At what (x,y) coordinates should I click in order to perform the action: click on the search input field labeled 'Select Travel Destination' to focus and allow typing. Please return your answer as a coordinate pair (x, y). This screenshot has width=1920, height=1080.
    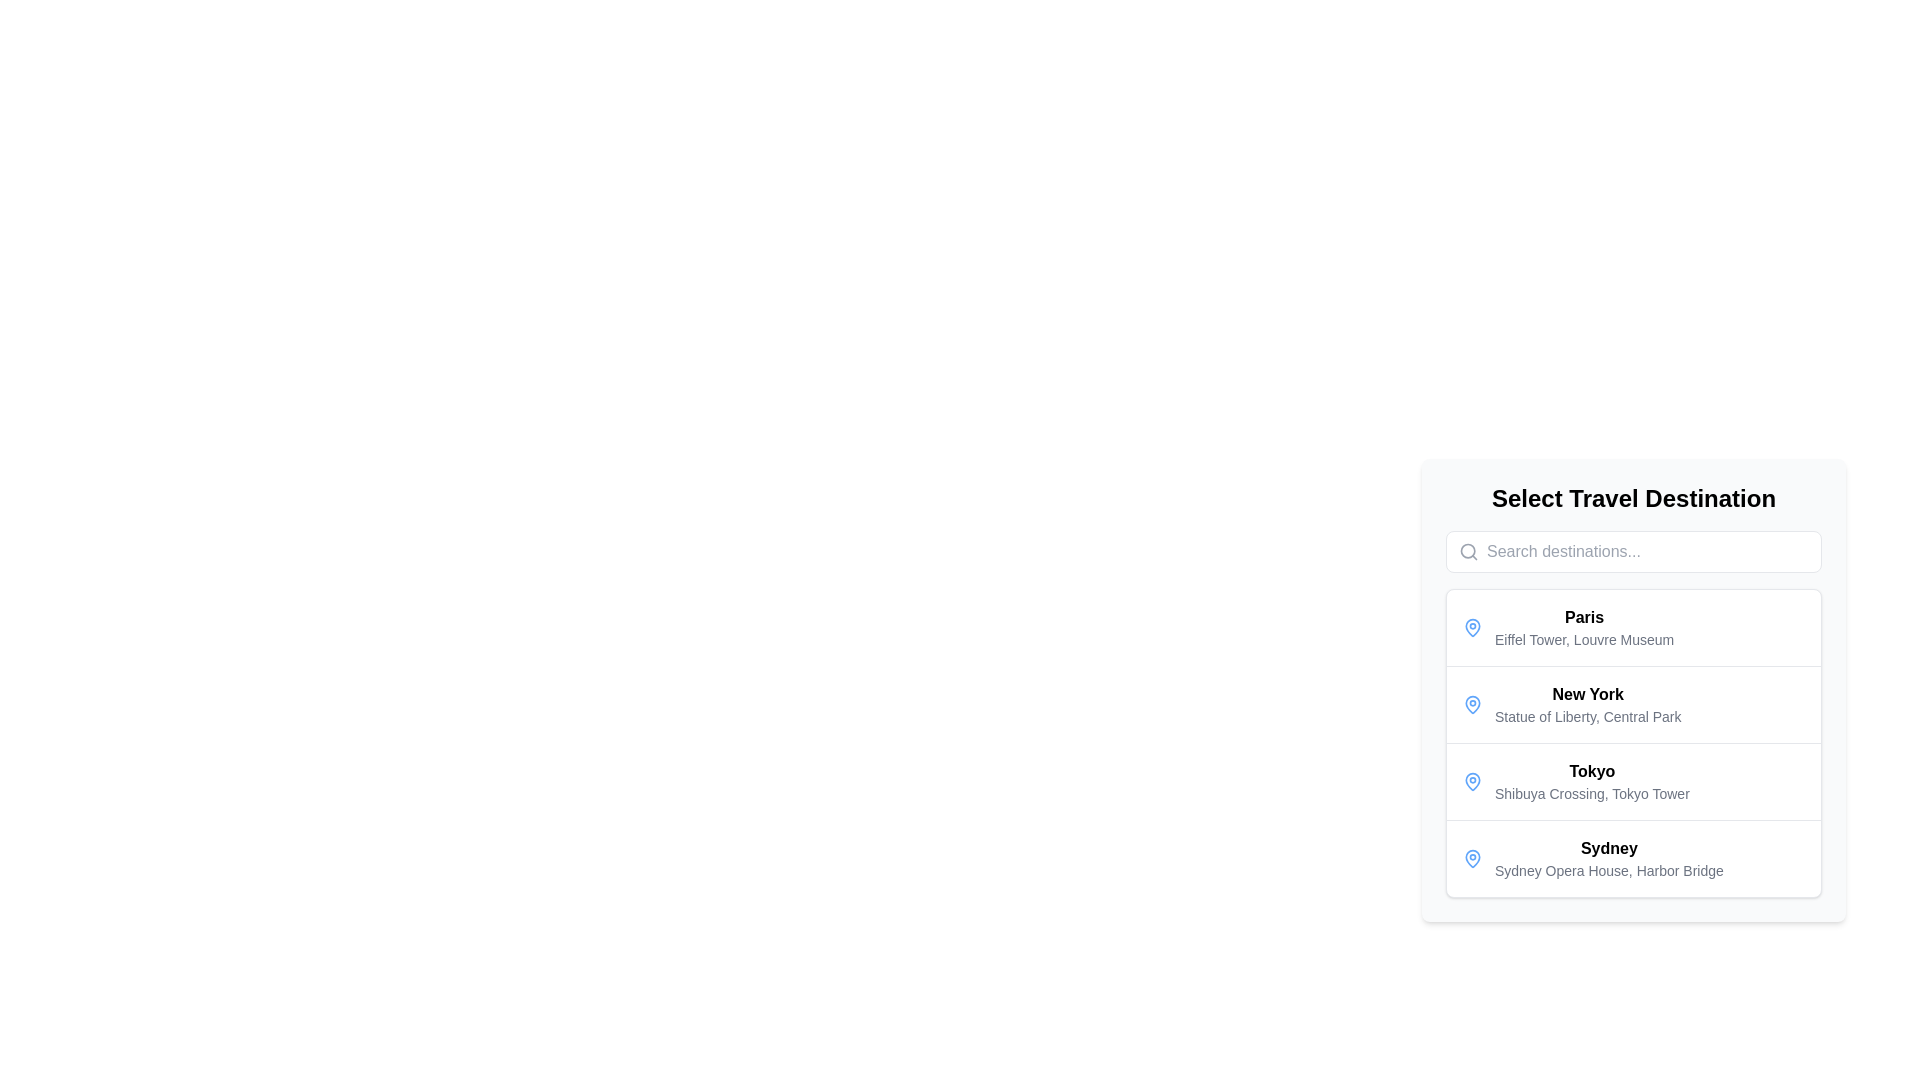
    Looking at the image, I should click on (1633, 551).